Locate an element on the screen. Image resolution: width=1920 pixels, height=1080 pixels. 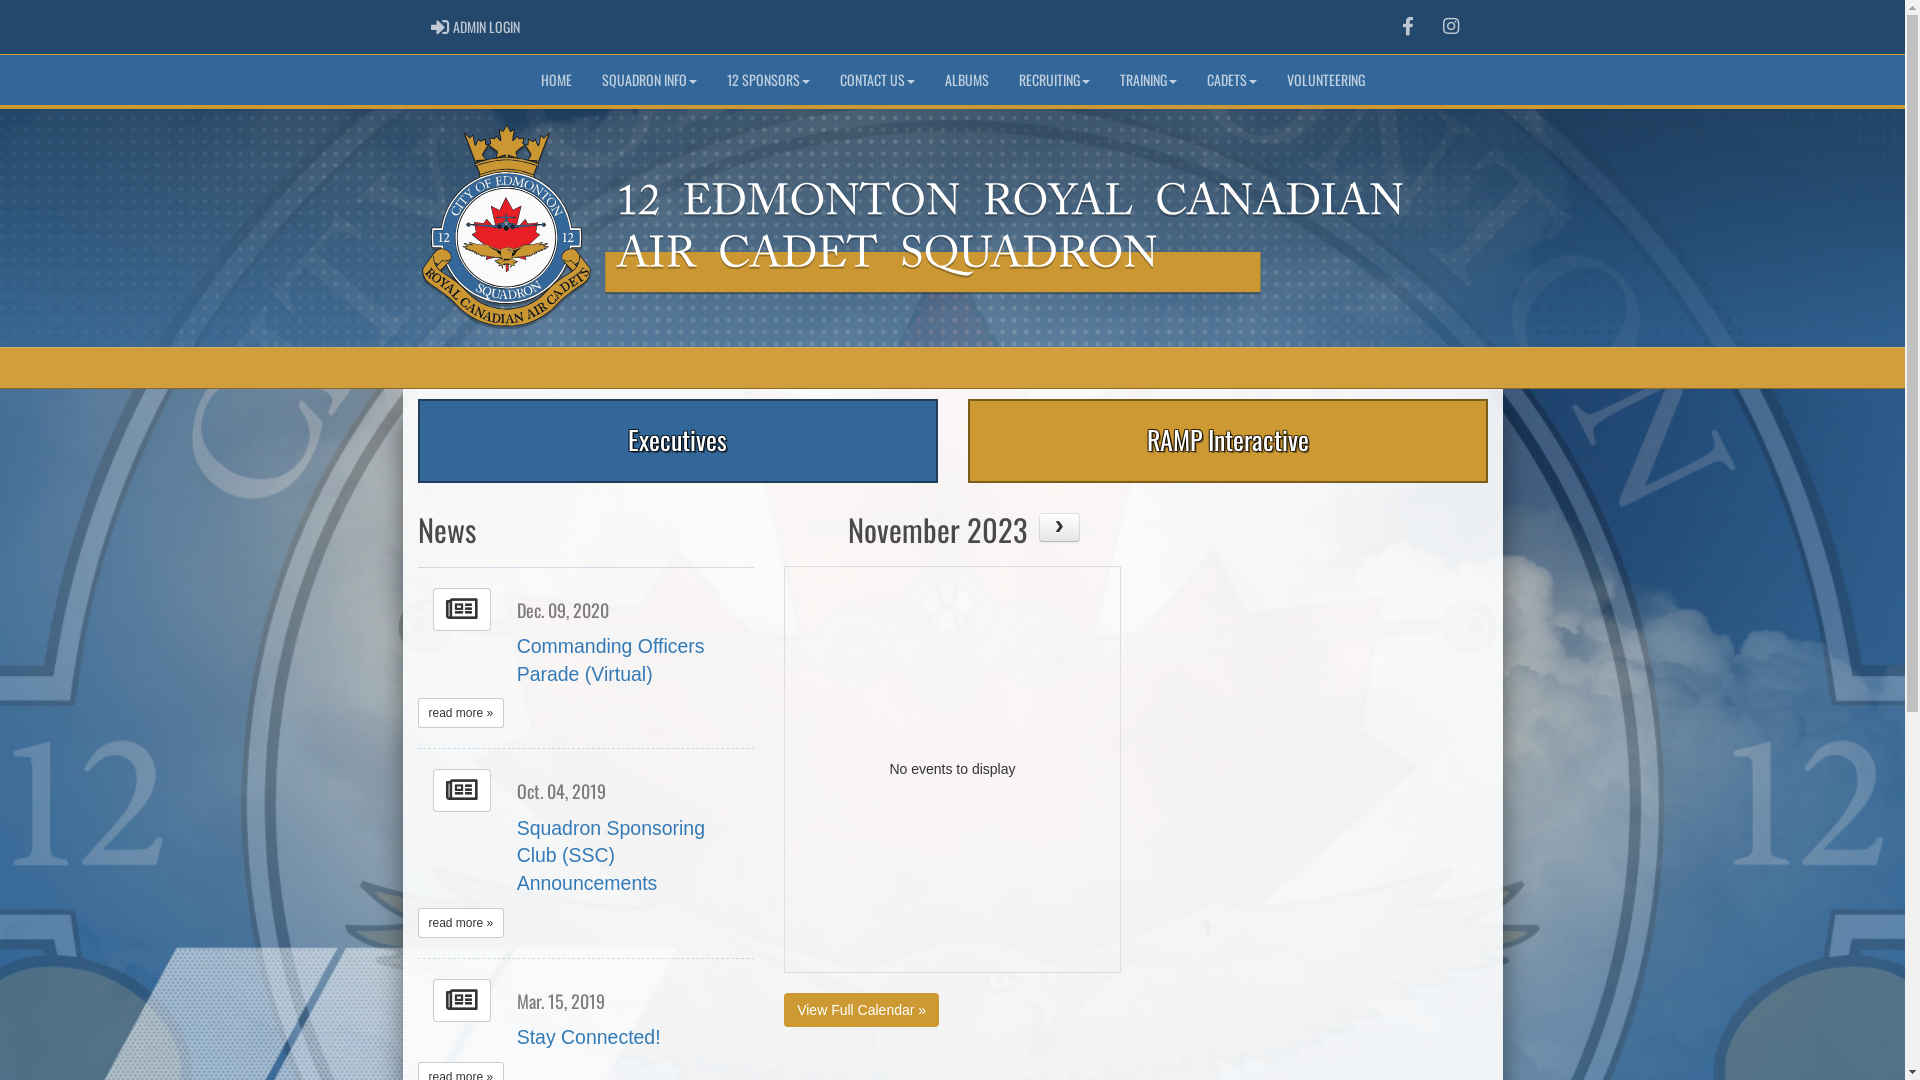
'LOGIN PAGE is located at coordinates (474, 27).